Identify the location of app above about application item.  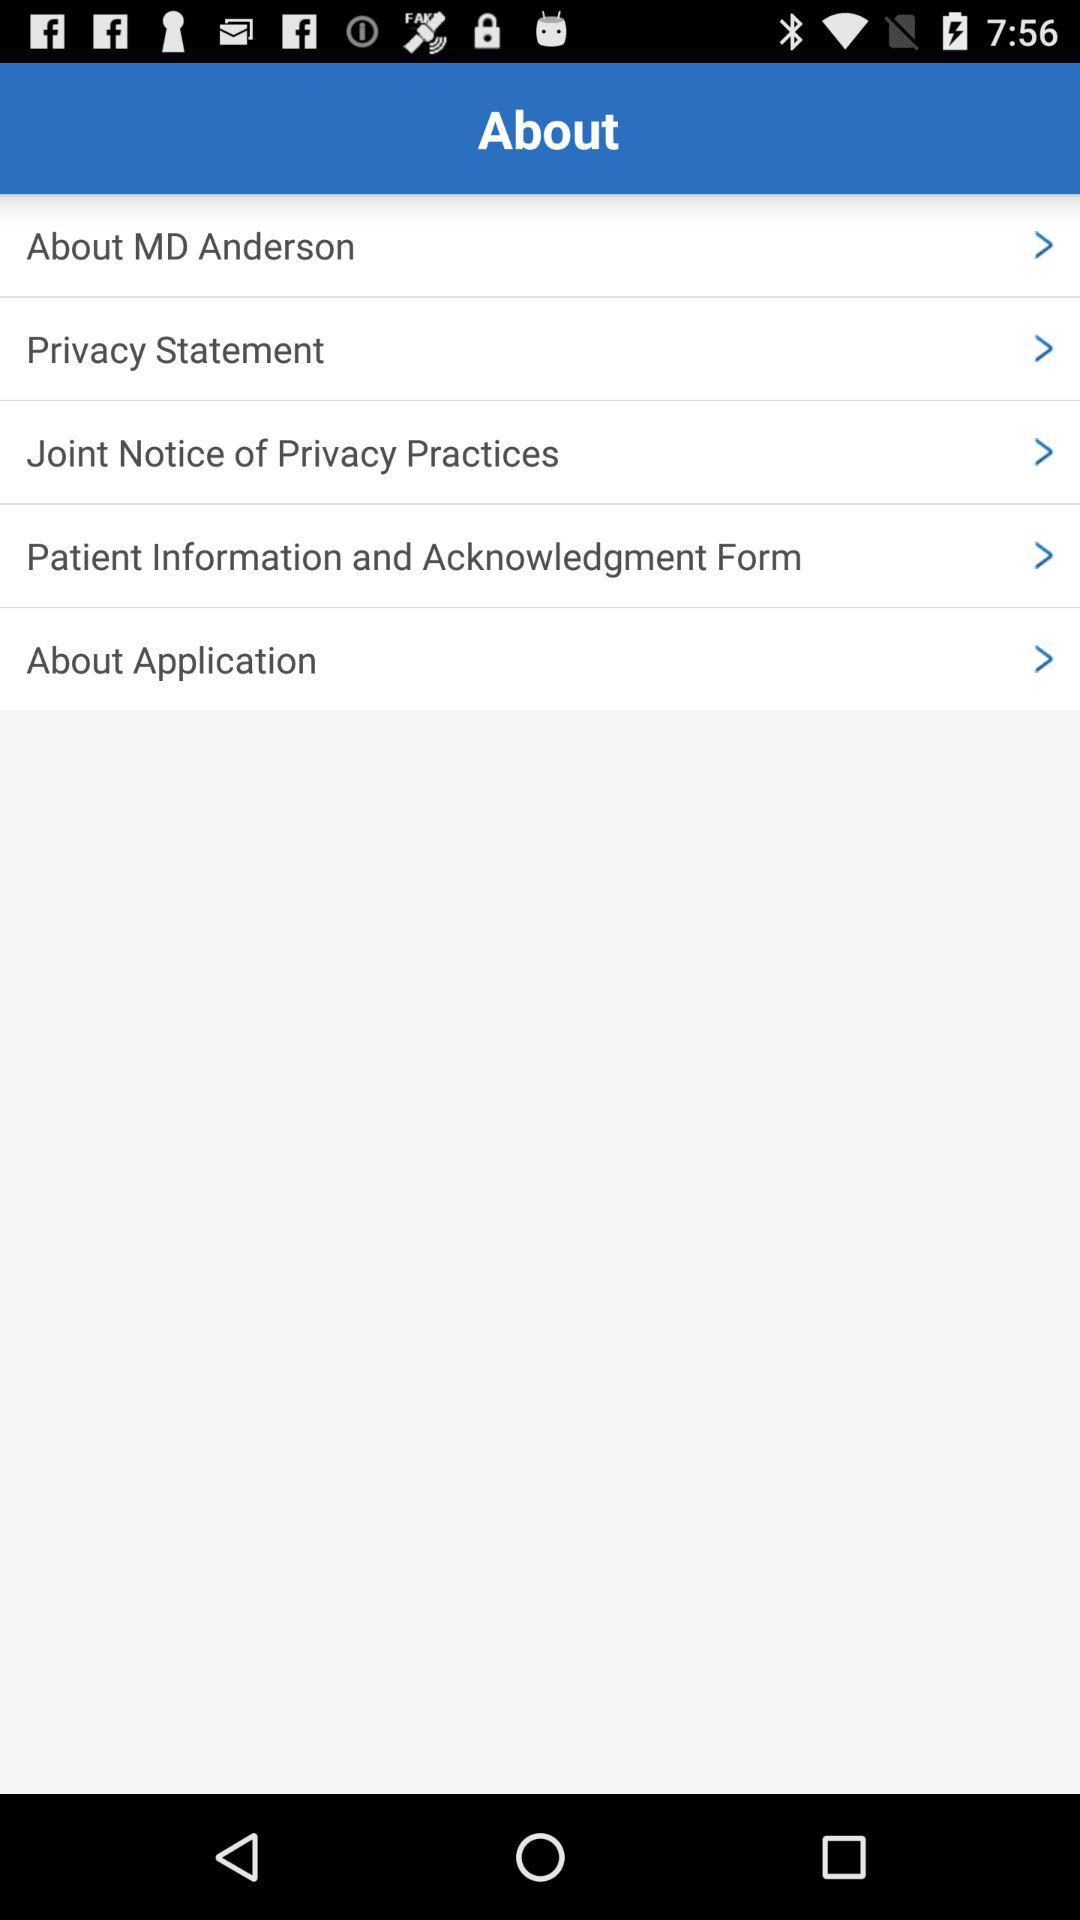
(540, 555).